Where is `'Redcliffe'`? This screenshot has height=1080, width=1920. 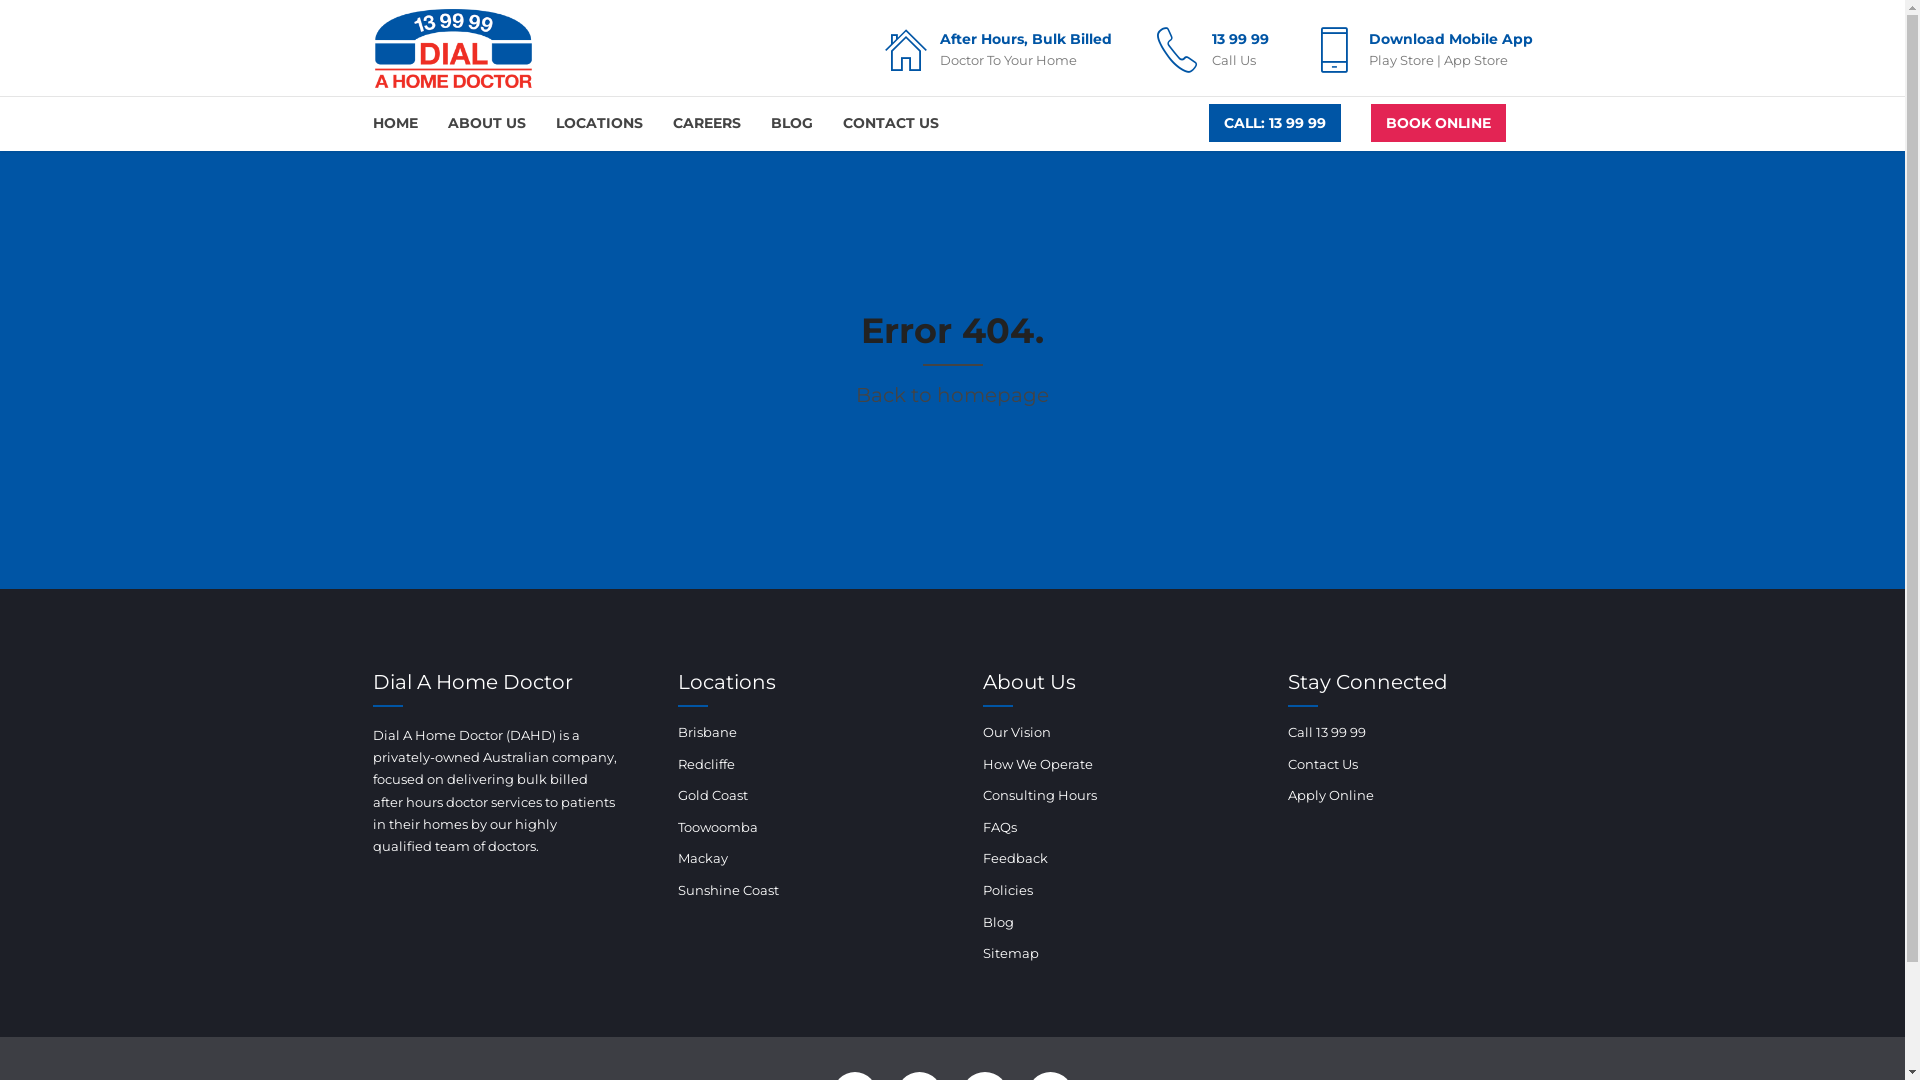
'Redcliffe' is located at coordinates (706, 763).